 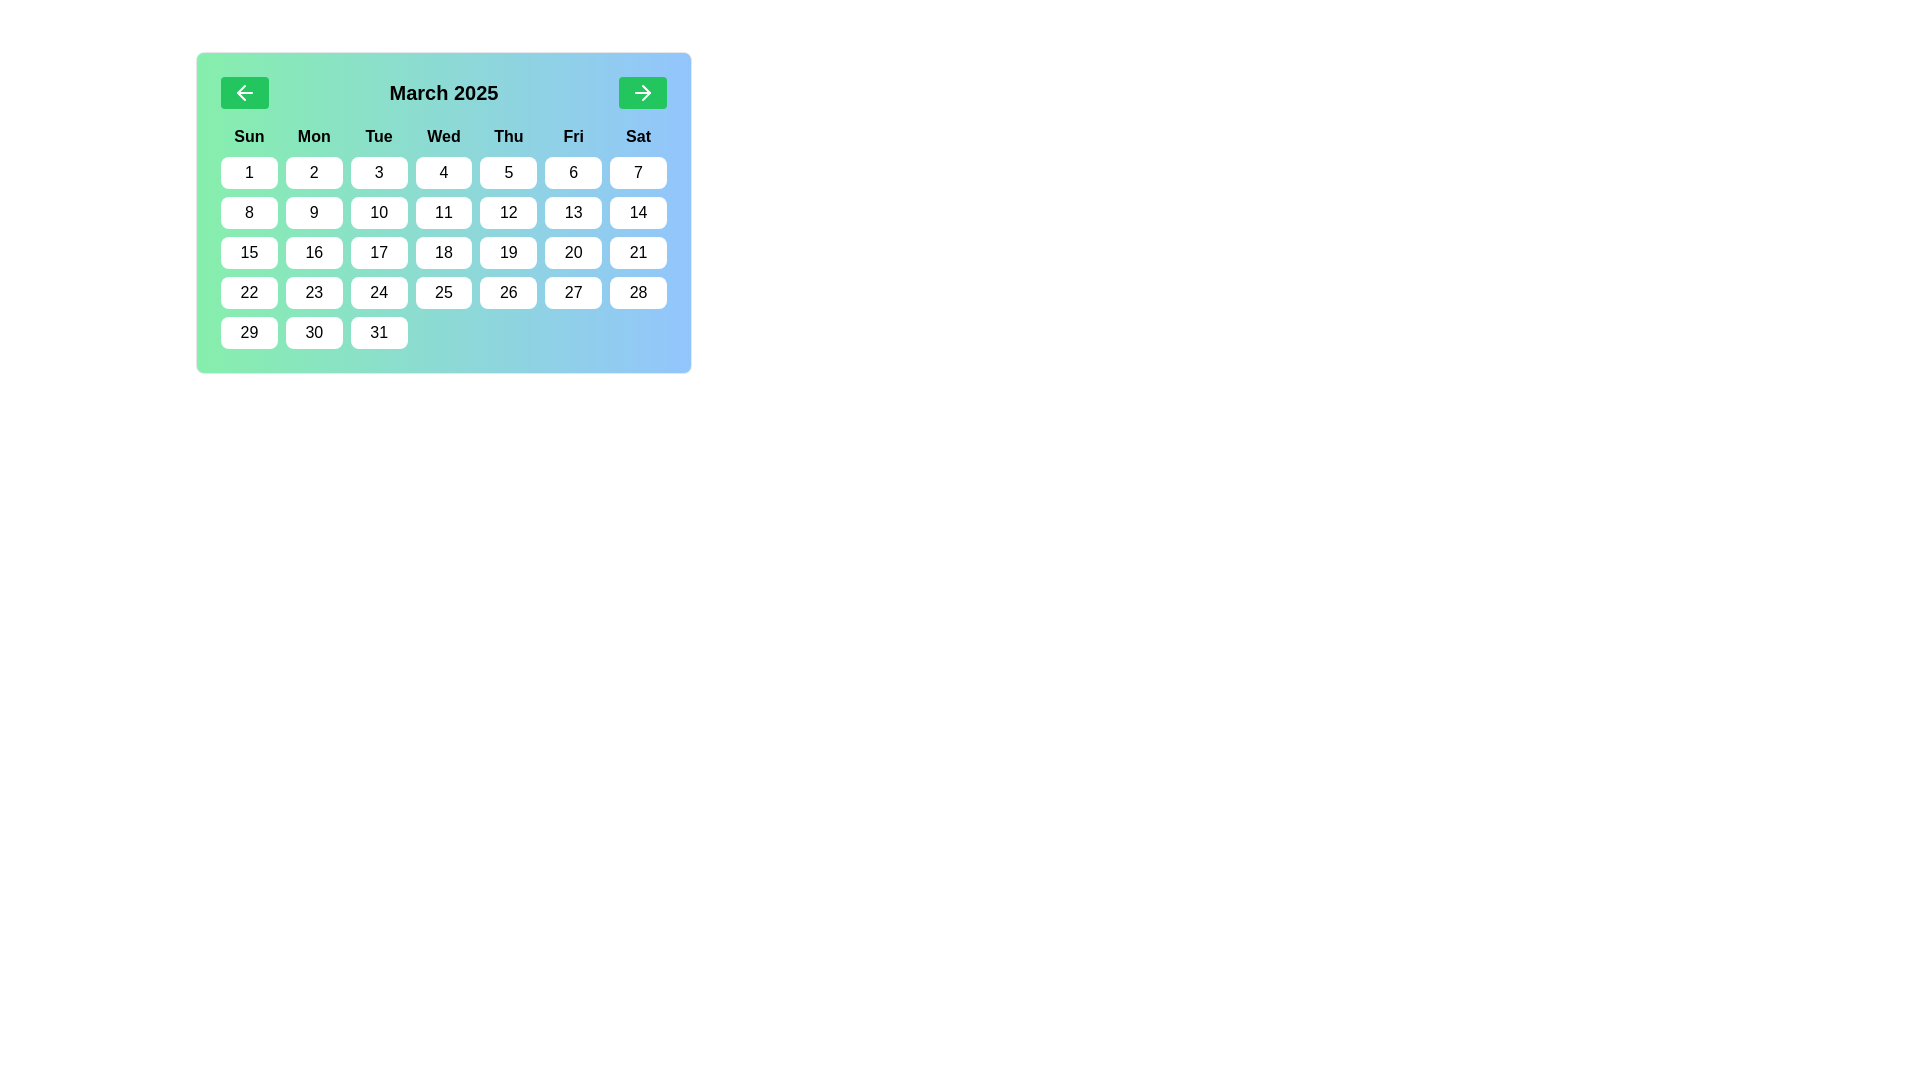 I want to click on the button representing the date '17' in the calendar, located in the third row and third column under 'Tue', so click(x=379, y=252).